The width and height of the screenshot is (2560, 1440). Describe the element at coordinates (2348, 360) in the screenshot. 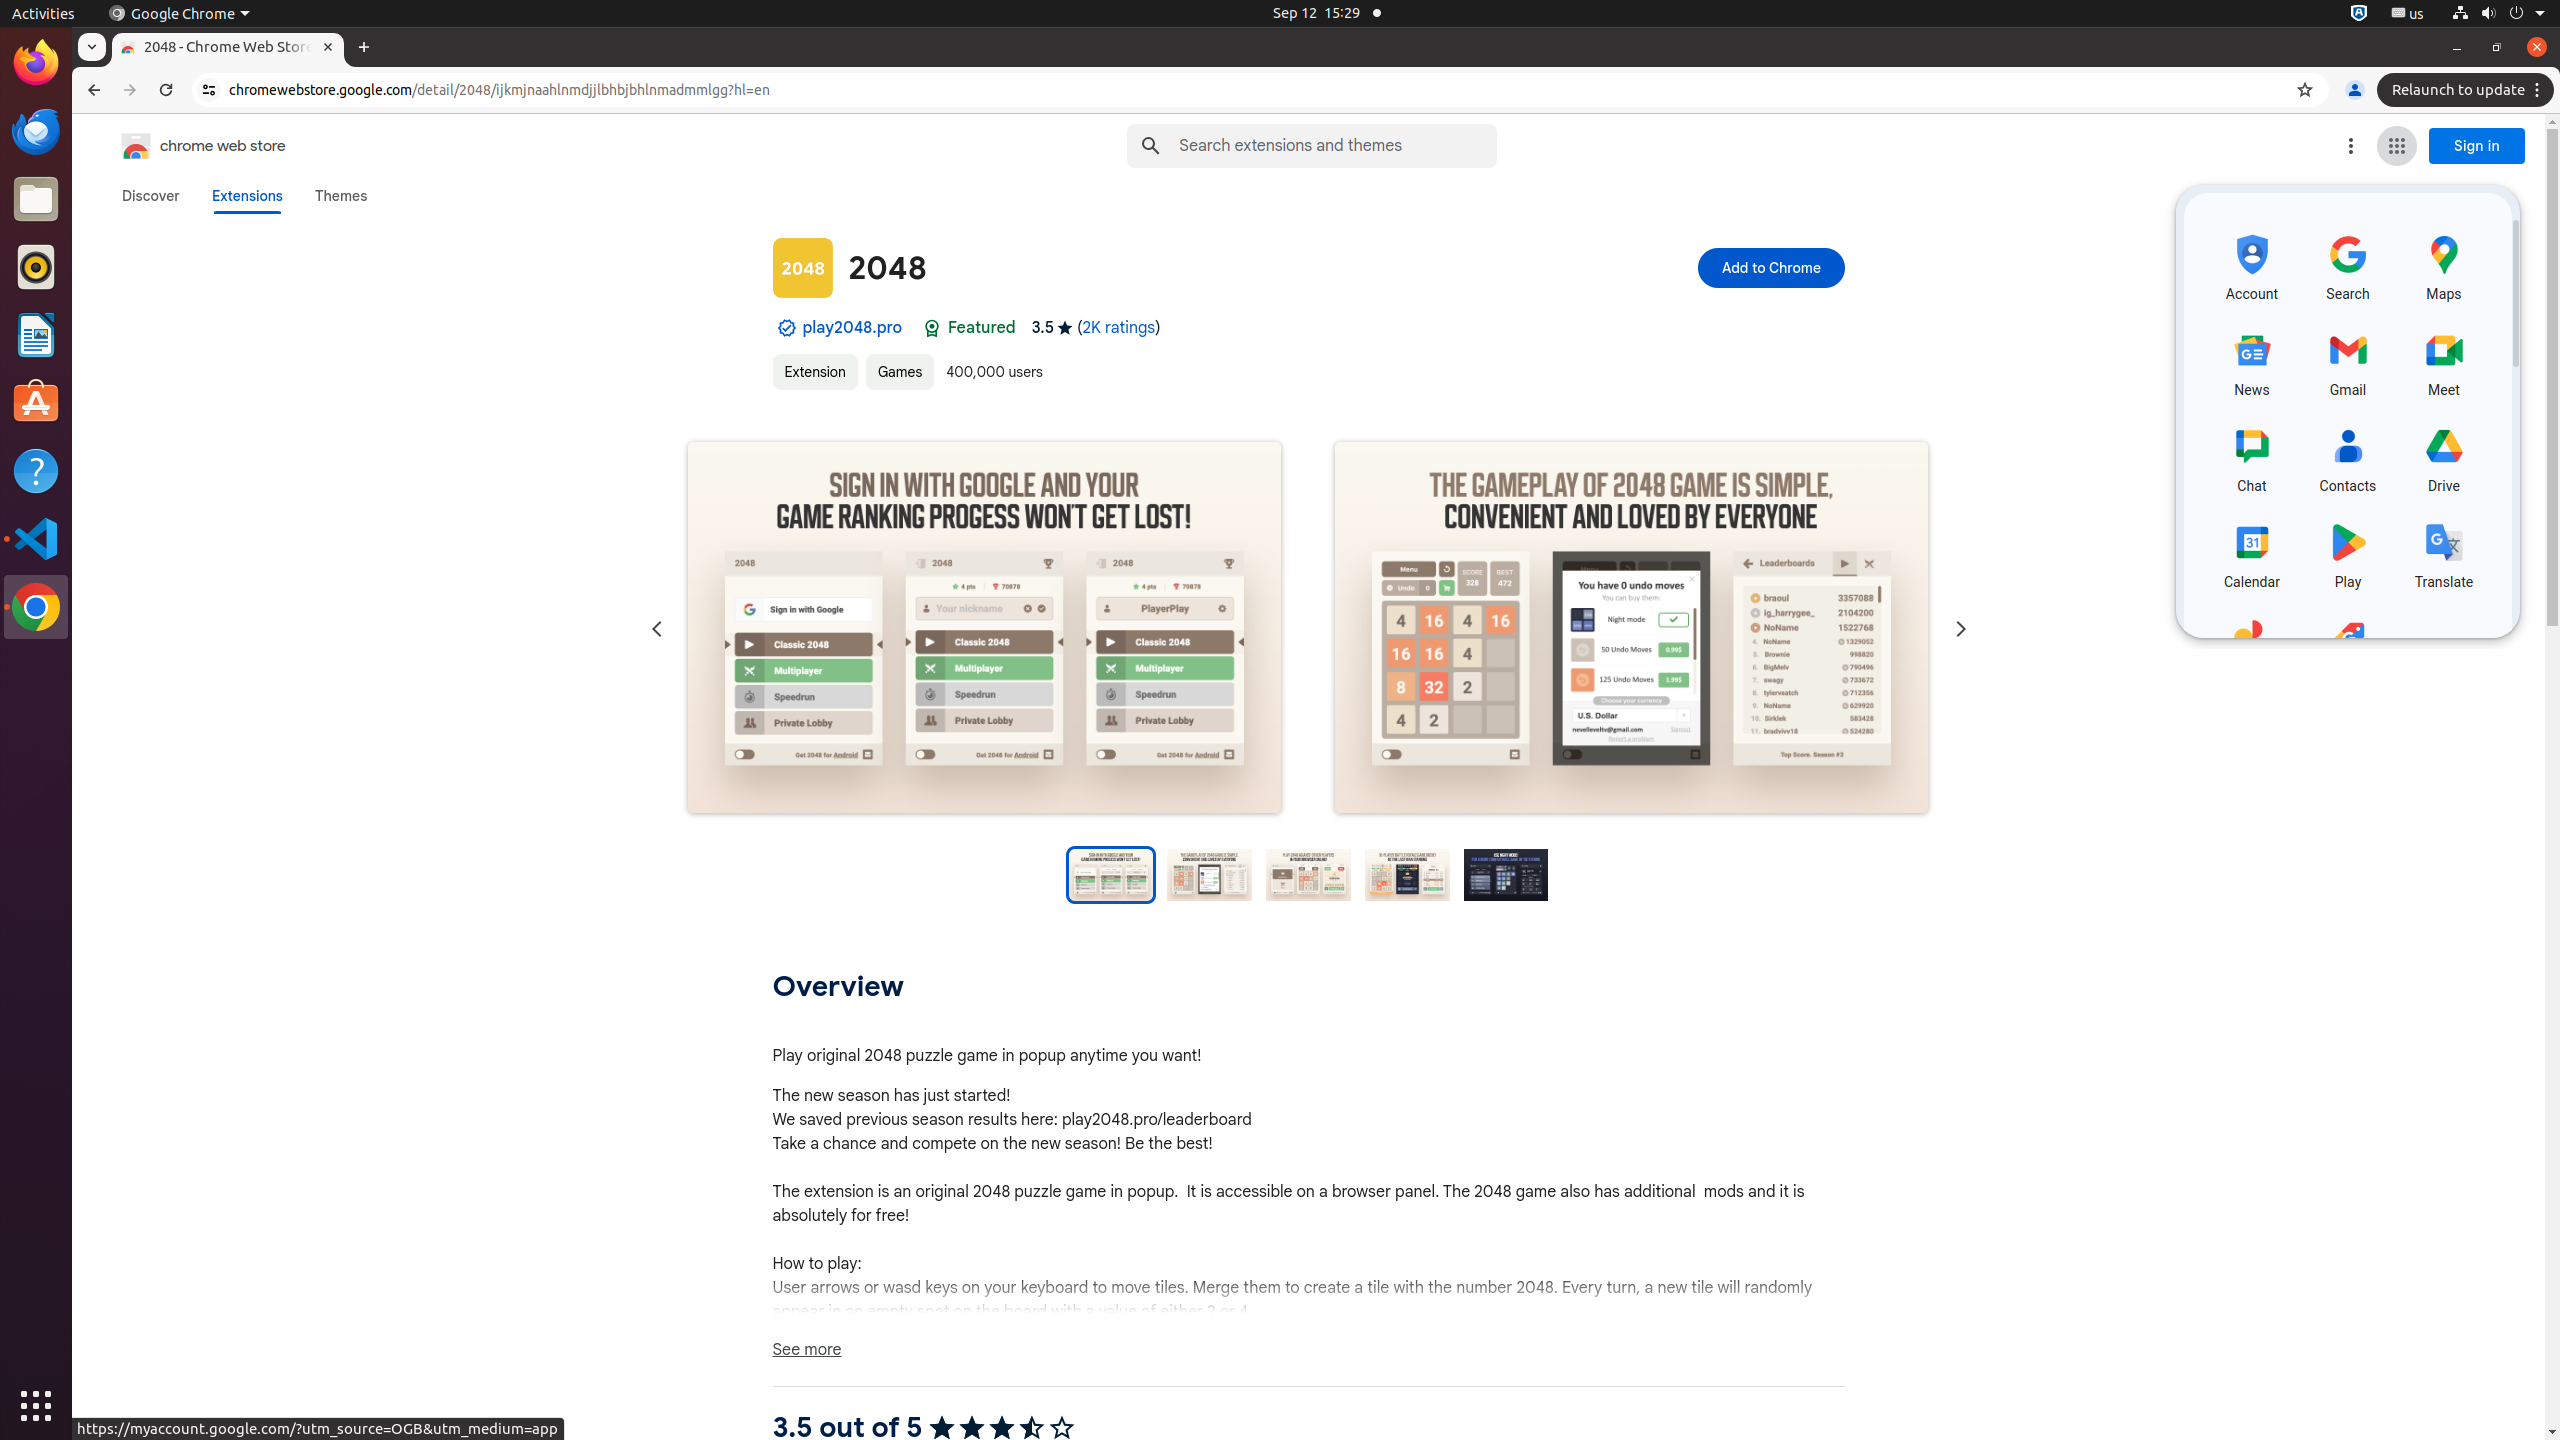

I see `'Gmail, row 2 of 5 and column 2 of 3 in the first section (opens a new tab)'` at that location.